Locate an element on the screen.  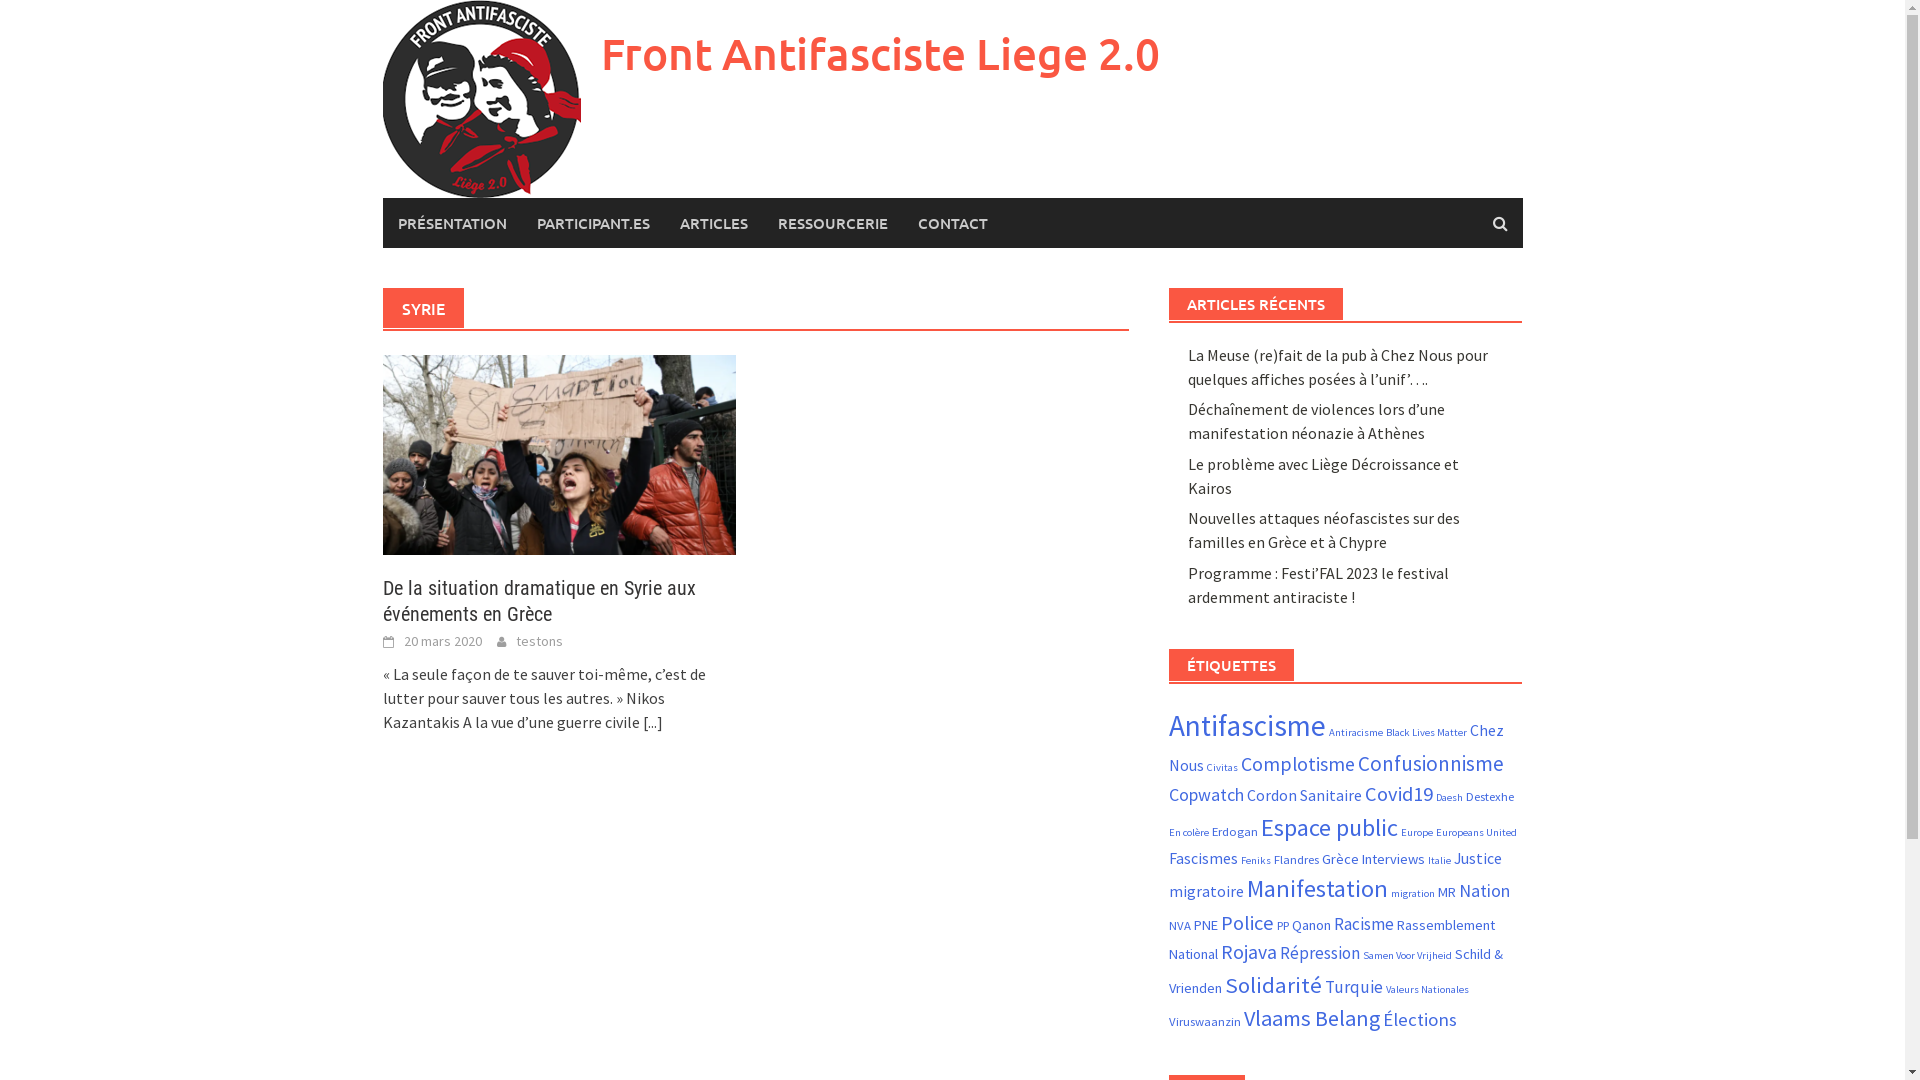
'Interviews' is located at coordinates (1361, 858).